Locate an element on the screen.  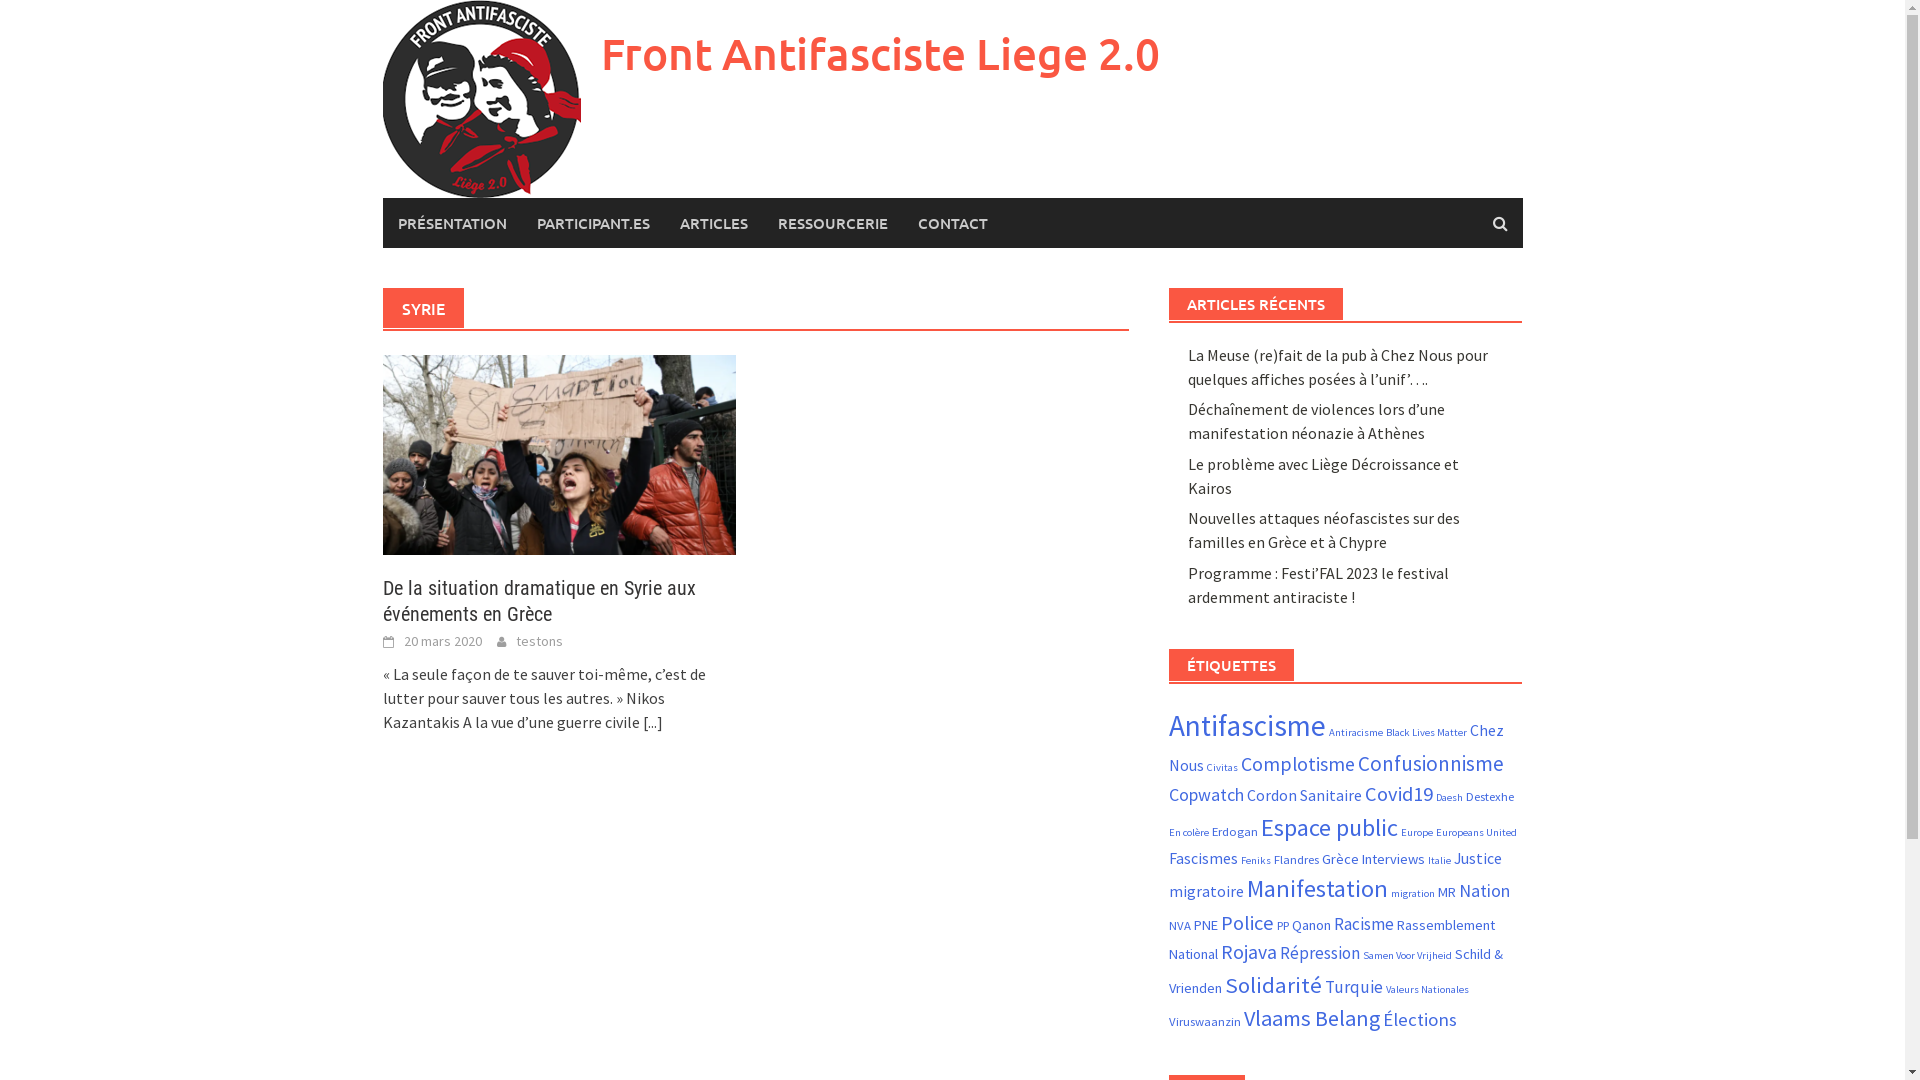
'Interviews' is located at coordinates (1361, 858).